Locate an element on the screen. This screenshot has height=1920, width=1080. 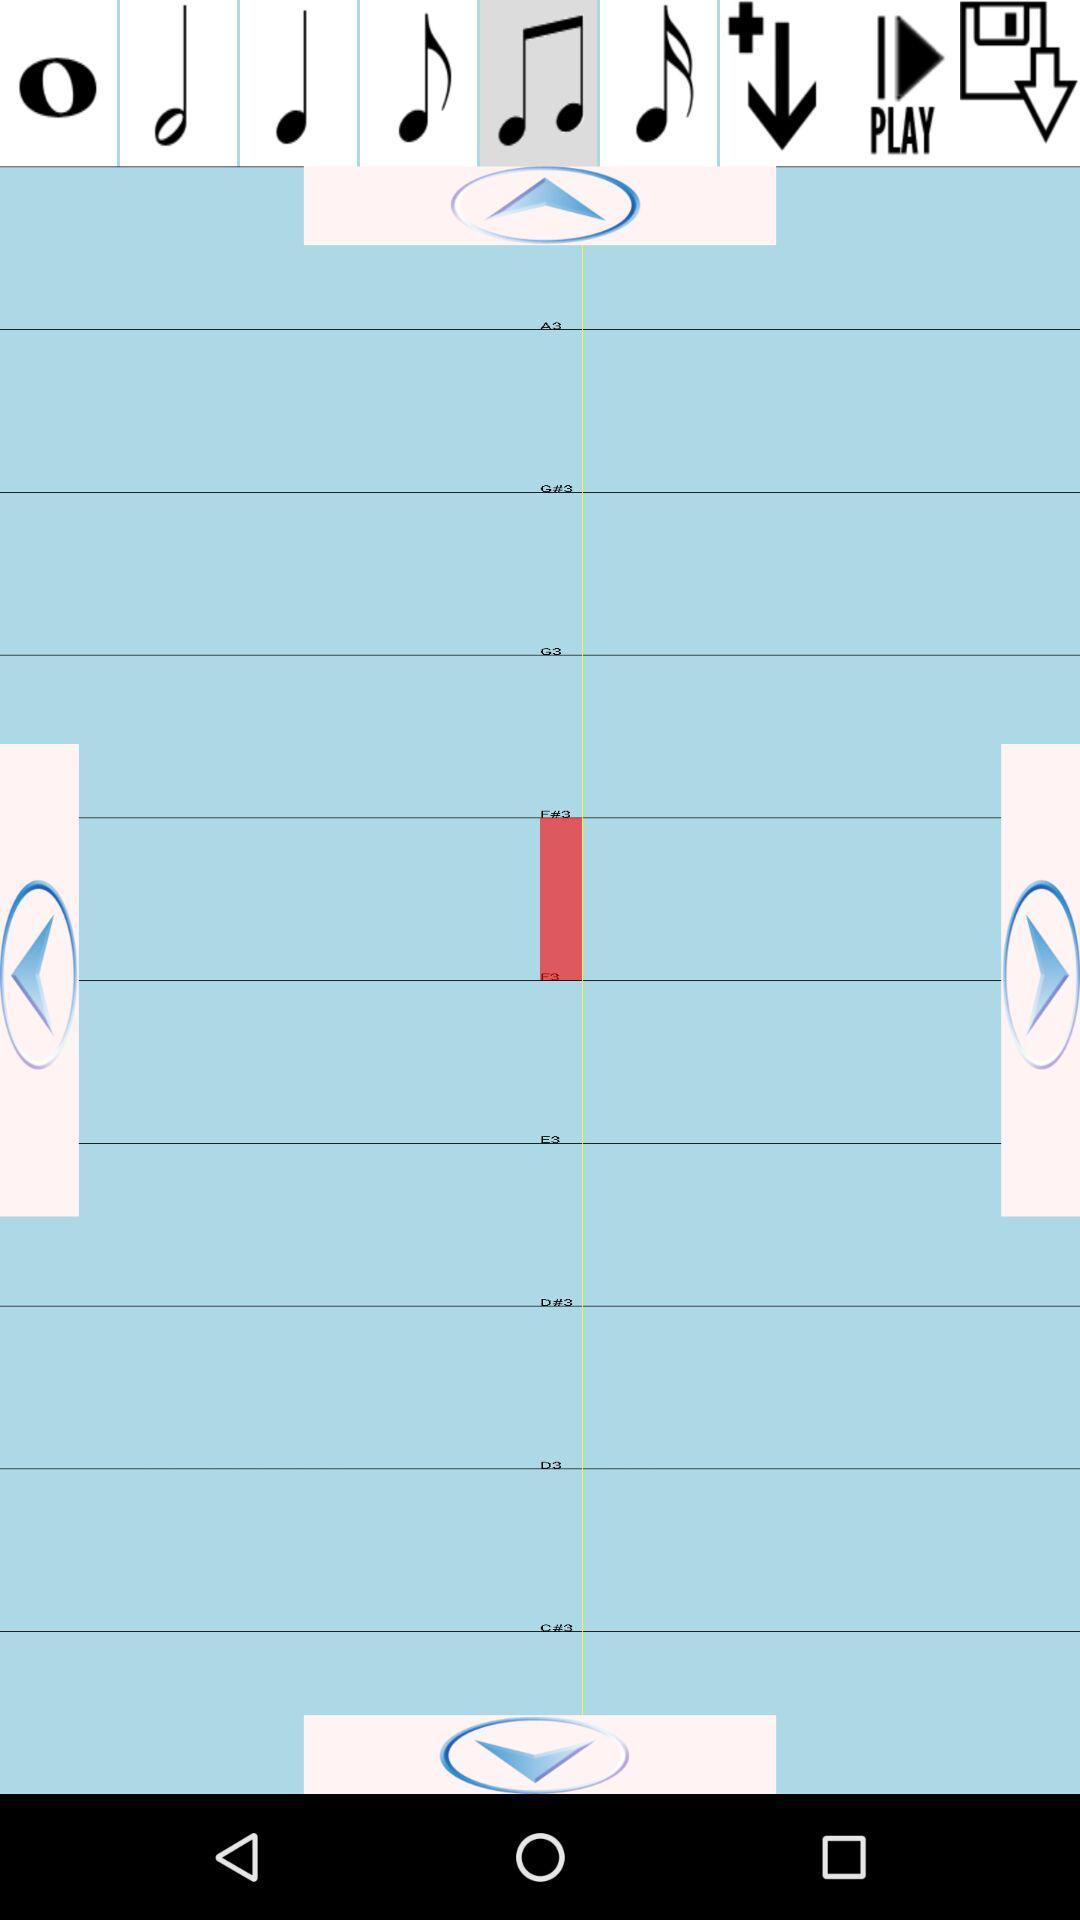
selected note is located at coordinates (778, 82).